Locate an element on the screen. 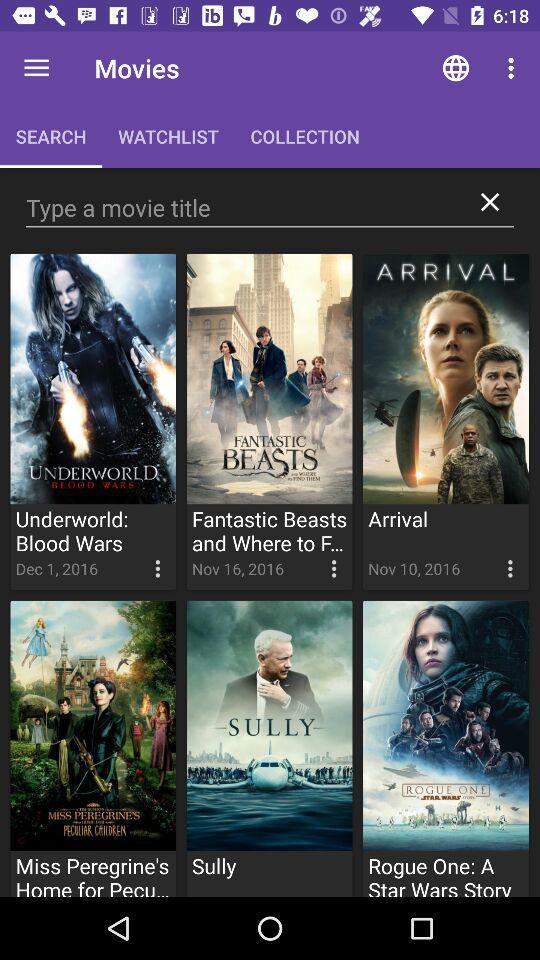 The width and height of the screenshot is (540, 960). the close icon is located at coordinates (489, 202).